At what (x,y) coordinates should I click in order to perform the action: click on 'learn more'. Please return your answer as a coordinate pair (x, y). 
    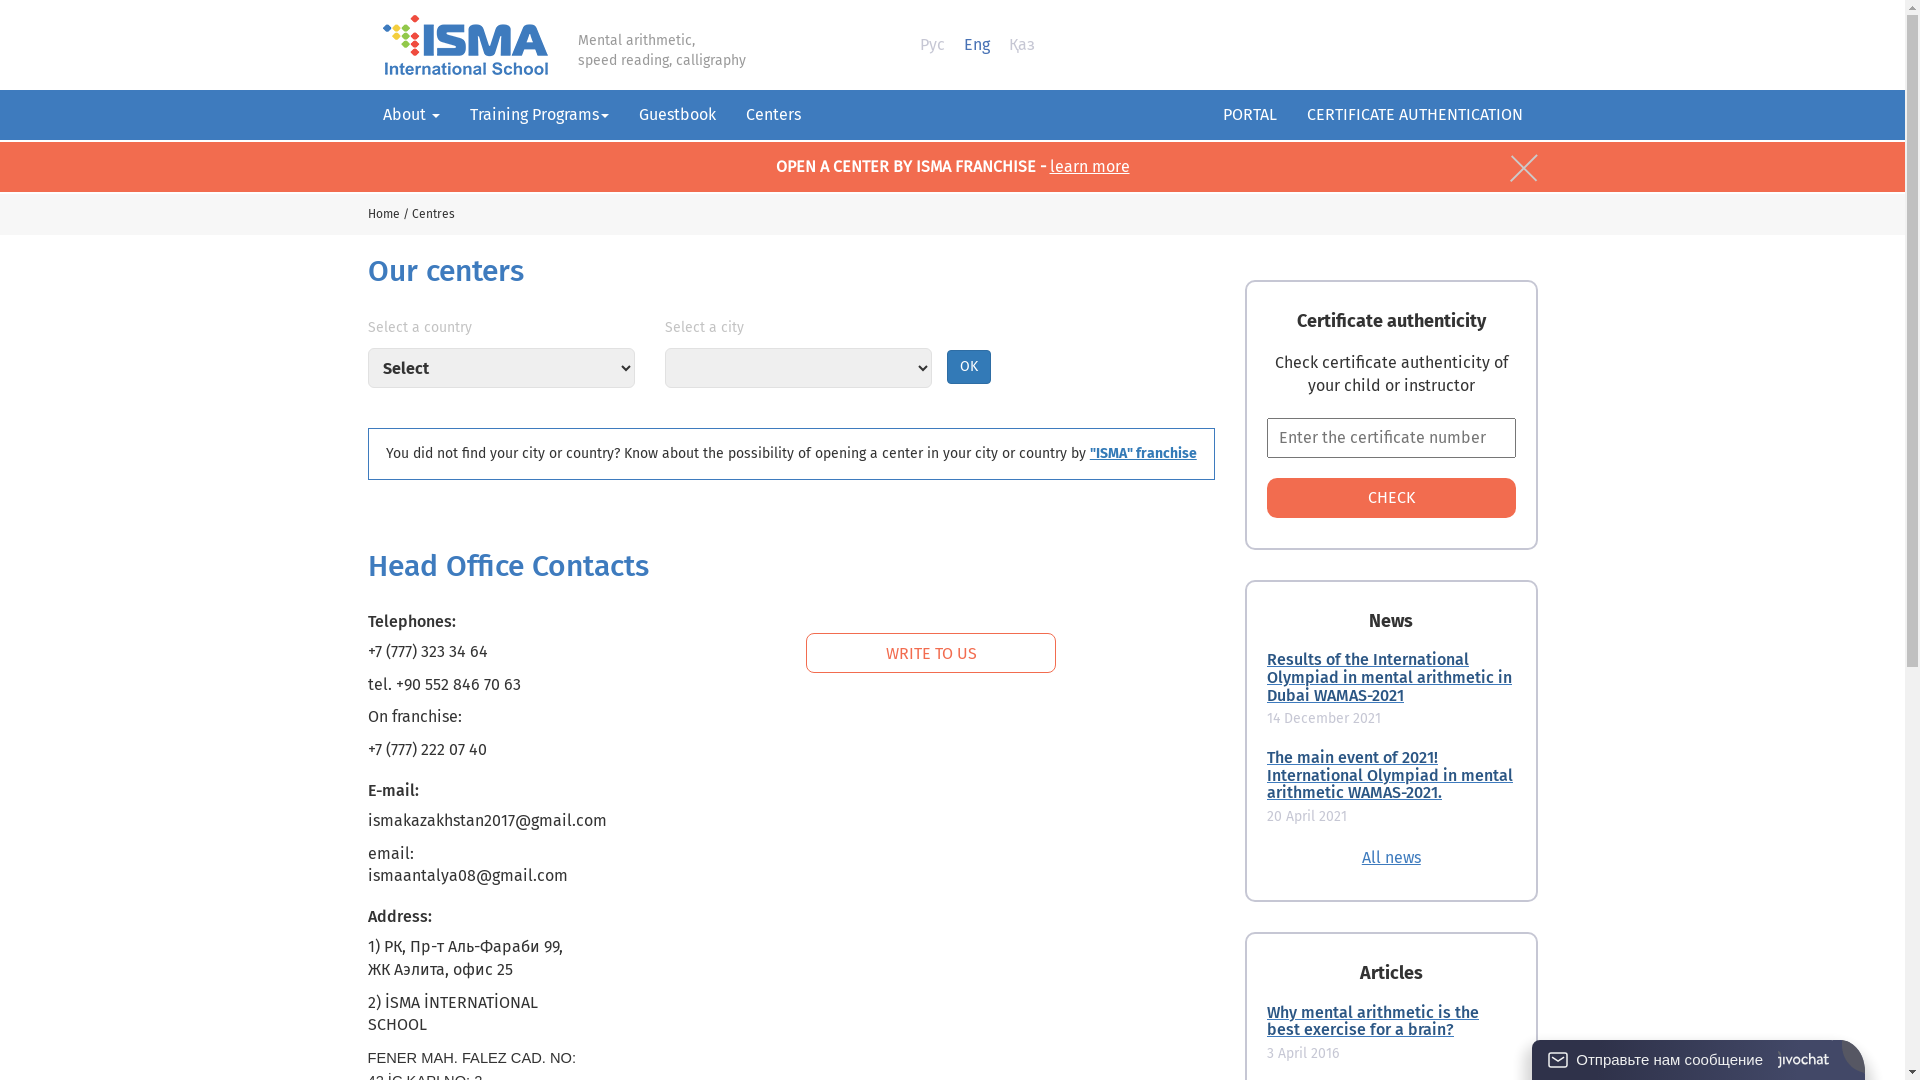
    Looking at the image, I should click on (1088, 165).